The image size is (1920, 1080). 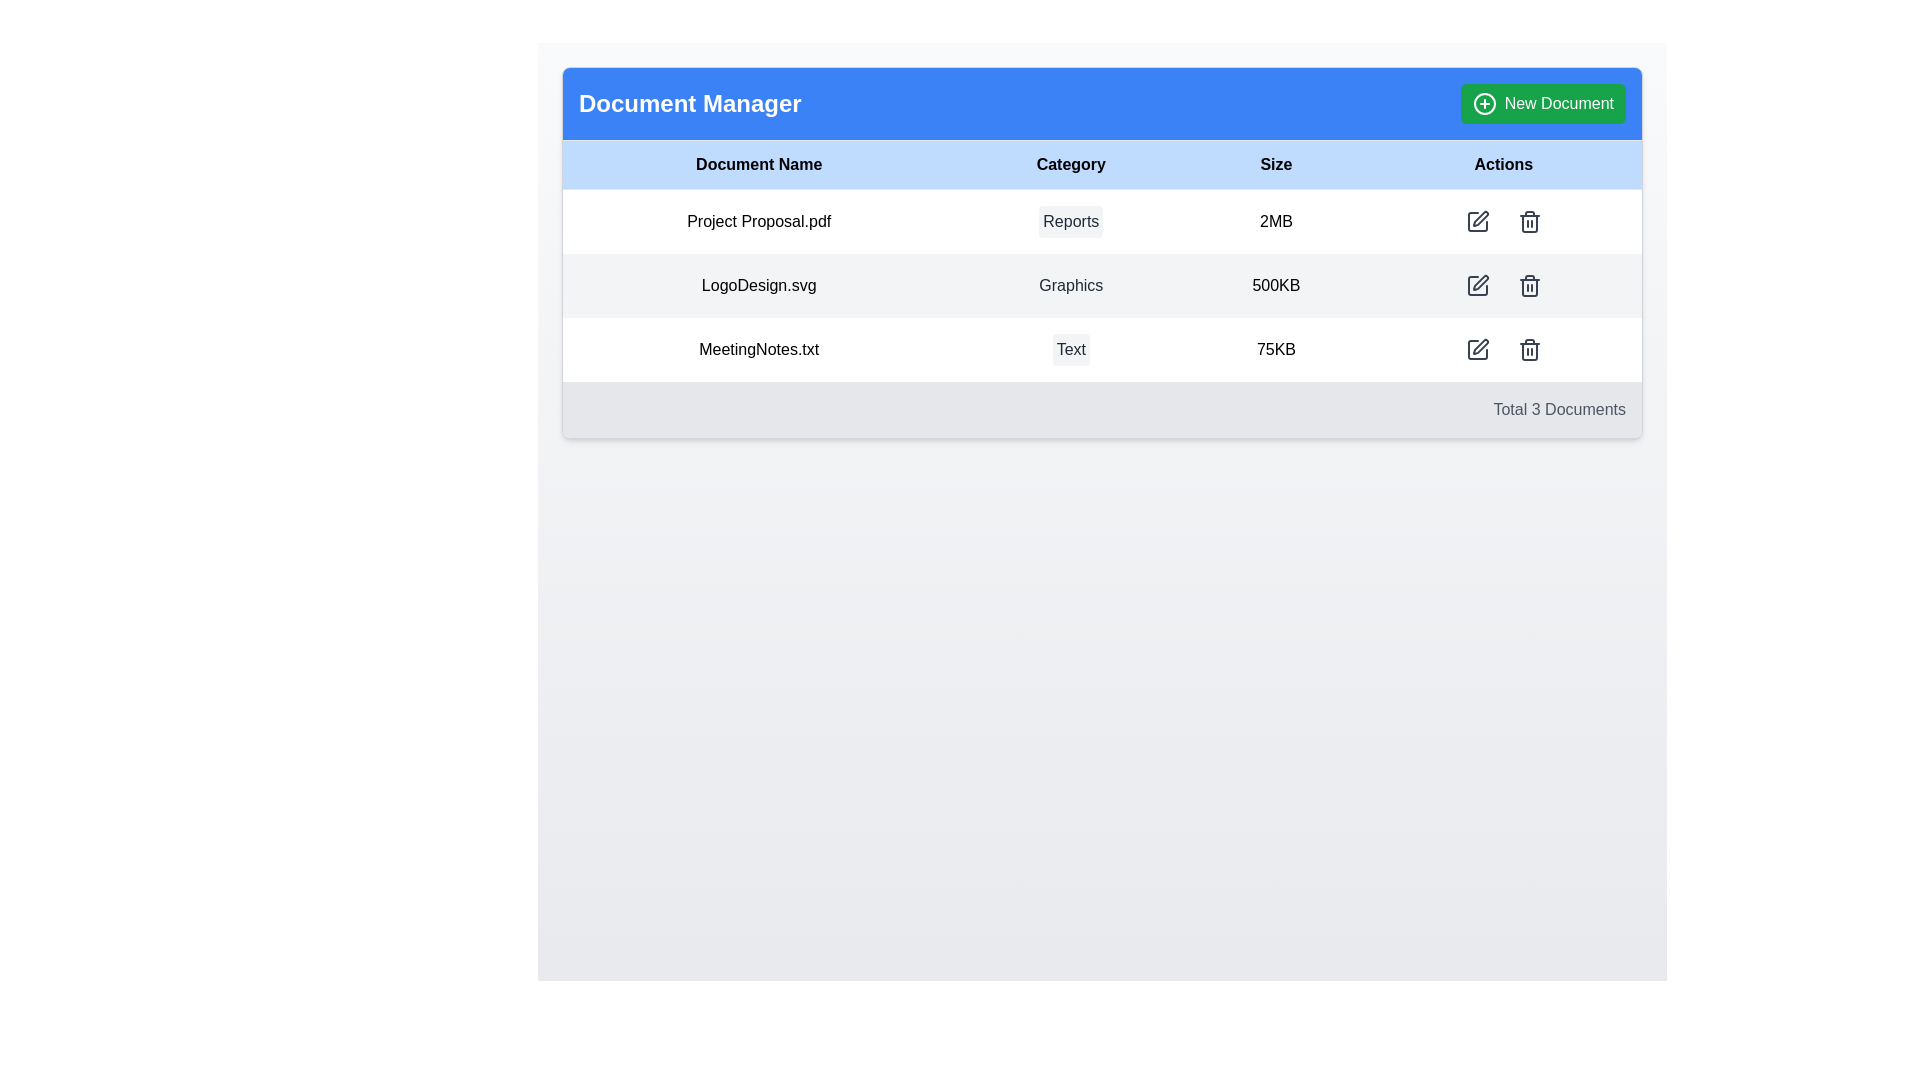 What do you see at coordinates (1477, 222) in the screenshot?
I see `the edit icon button located in the 'Actions' column of the first row for the document titled 'Project Proposal.pdf'` at bounding box center [1477, 222].